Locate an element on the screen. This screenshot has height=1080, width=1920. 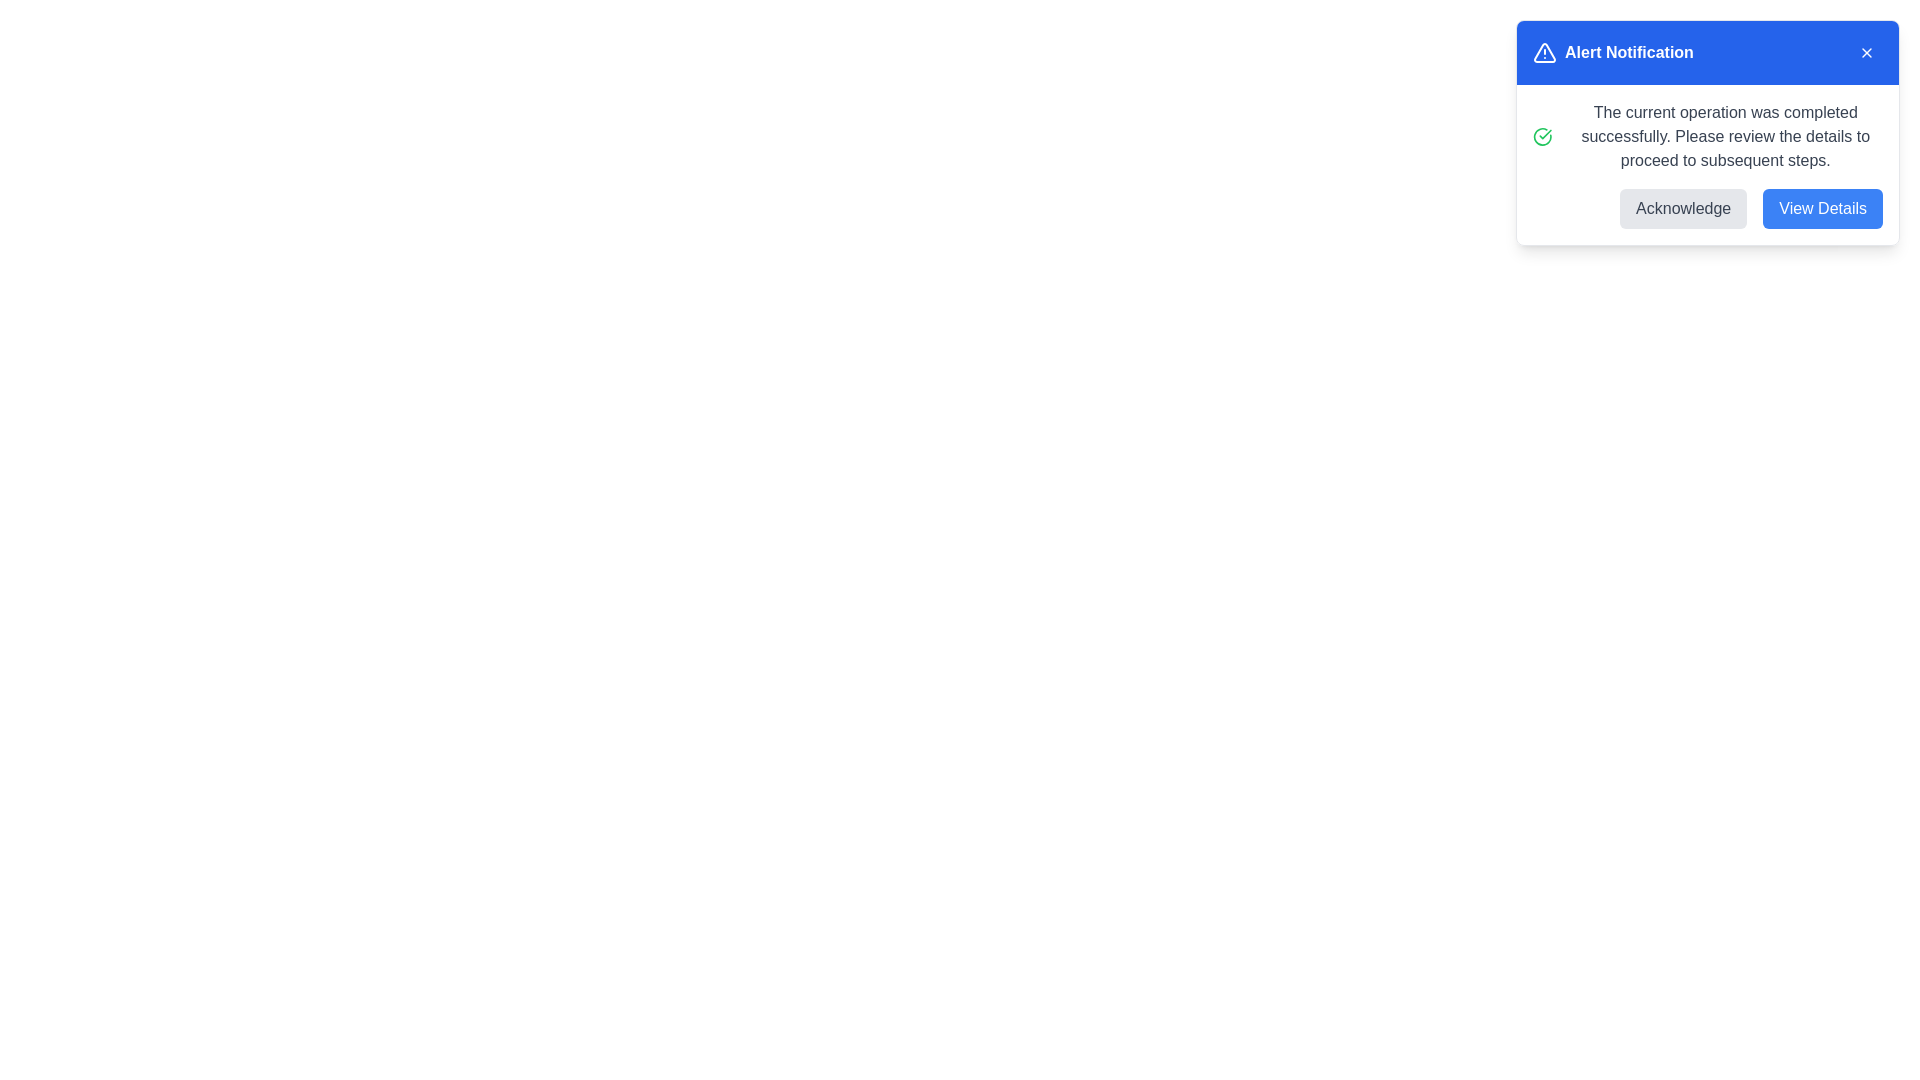
the 'View Details' button, which is a rectangular button with white text on a vibrant blue background, located at the bottom right of the notification card is located at coordinates (1823, 208).